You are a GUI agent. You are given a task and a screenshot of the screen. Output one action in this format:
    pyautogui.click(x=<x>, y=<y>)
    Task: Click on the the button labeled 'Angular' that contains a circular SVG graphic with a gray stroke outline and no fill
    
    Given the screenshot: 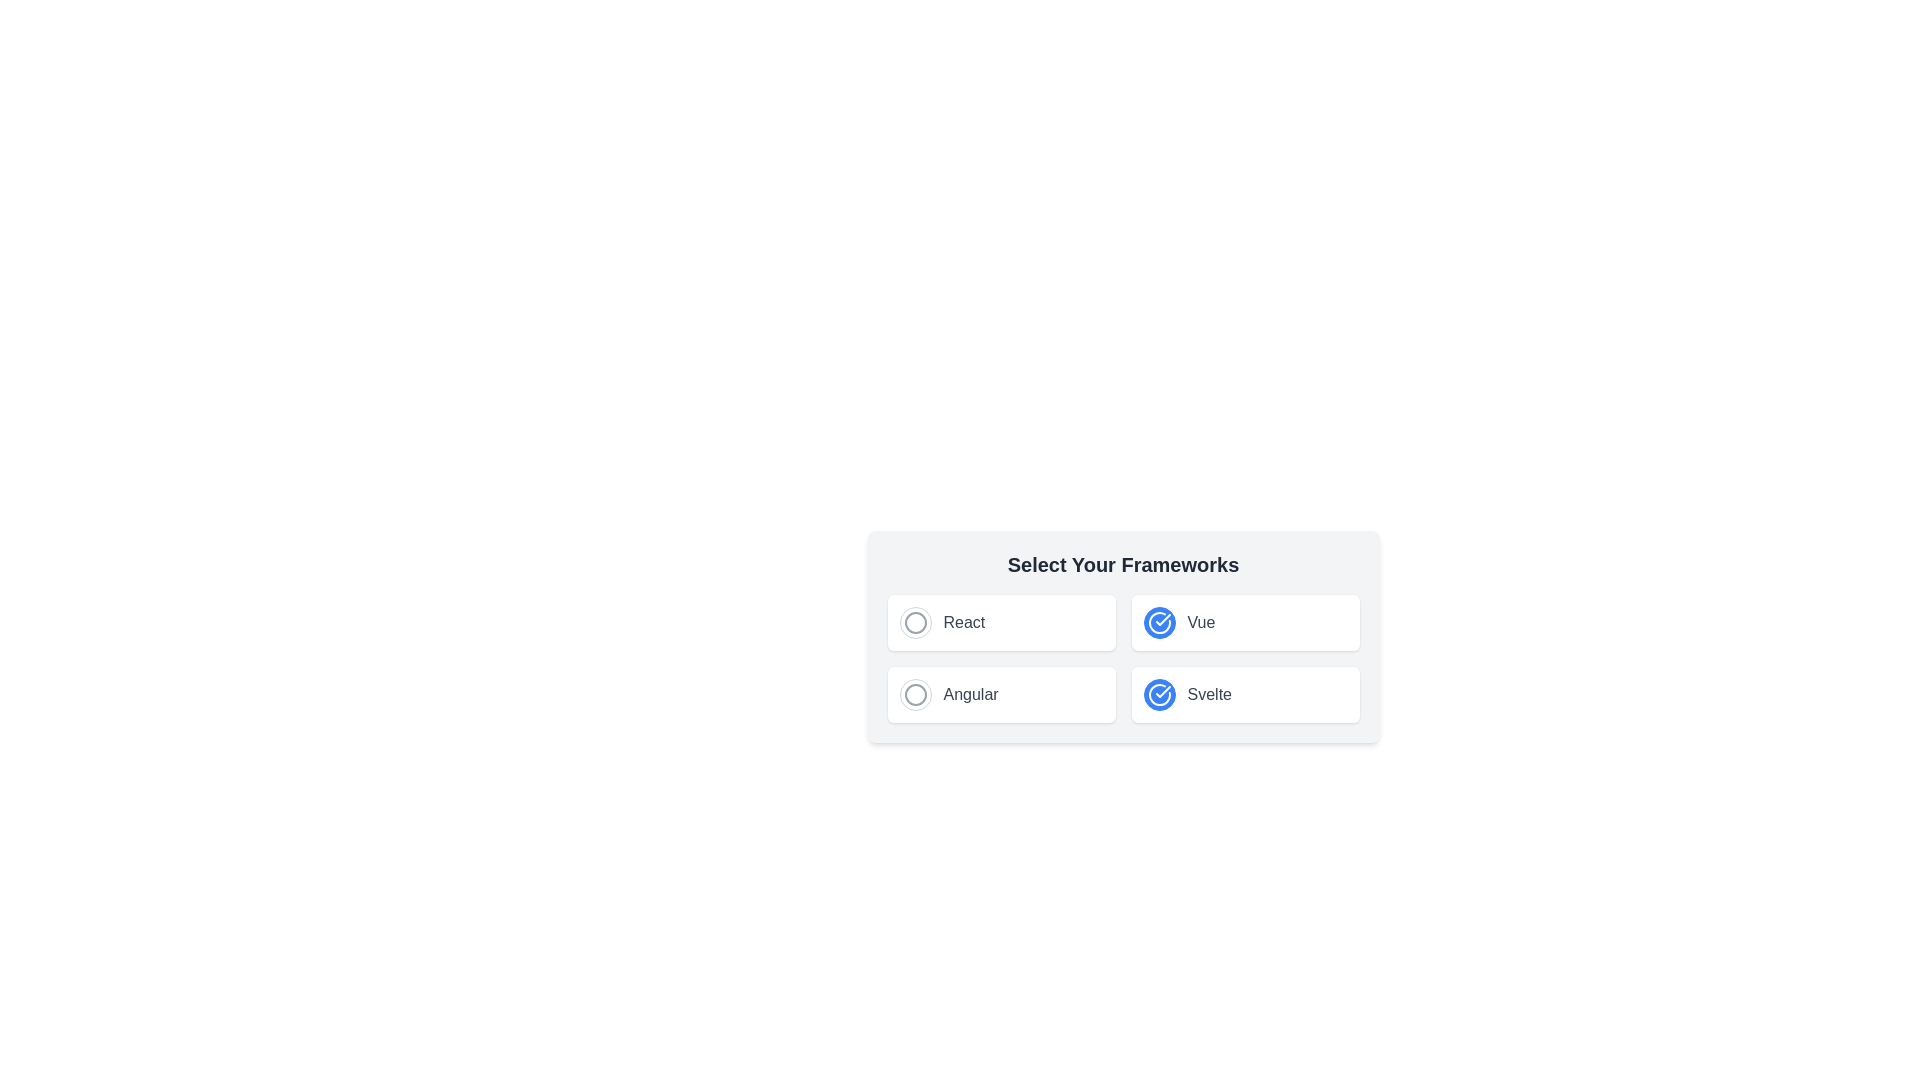 What is the action you would take?
    pyautogui.click(x=914, y=693)
    